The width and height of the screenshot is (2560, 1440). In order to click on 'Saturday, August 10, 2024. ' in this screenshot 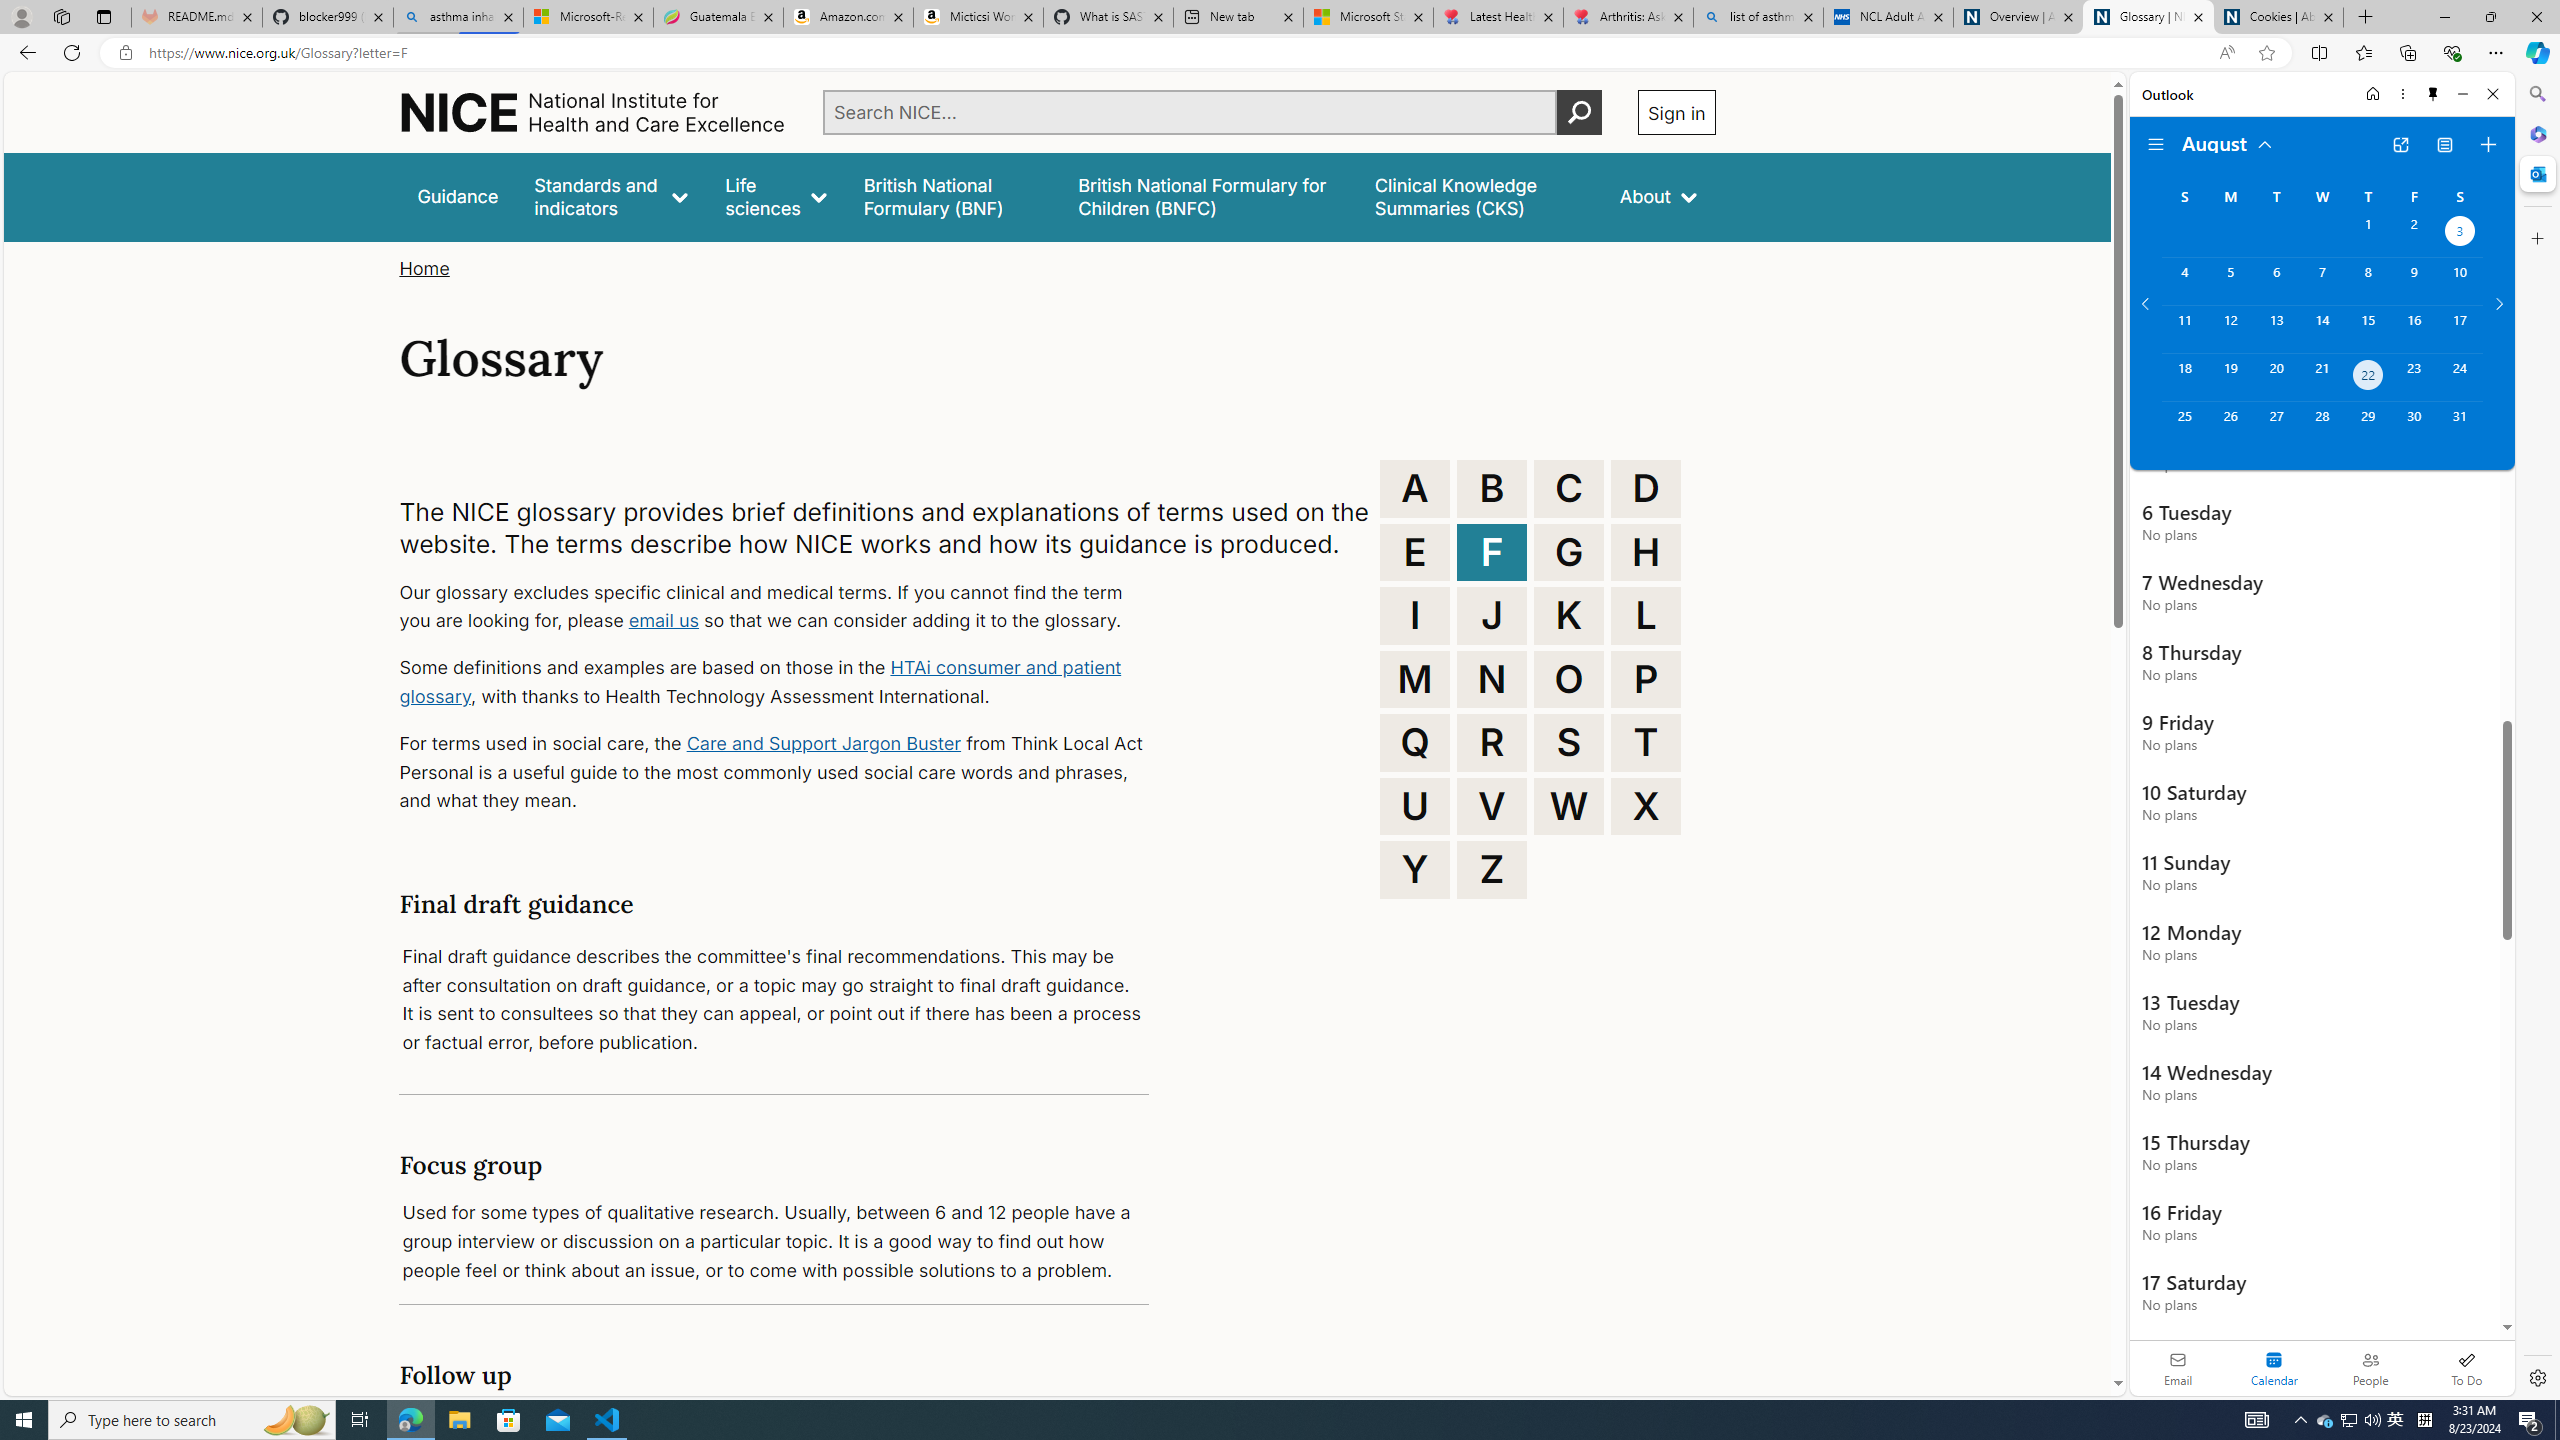, I will do `click(2459, 280)`.